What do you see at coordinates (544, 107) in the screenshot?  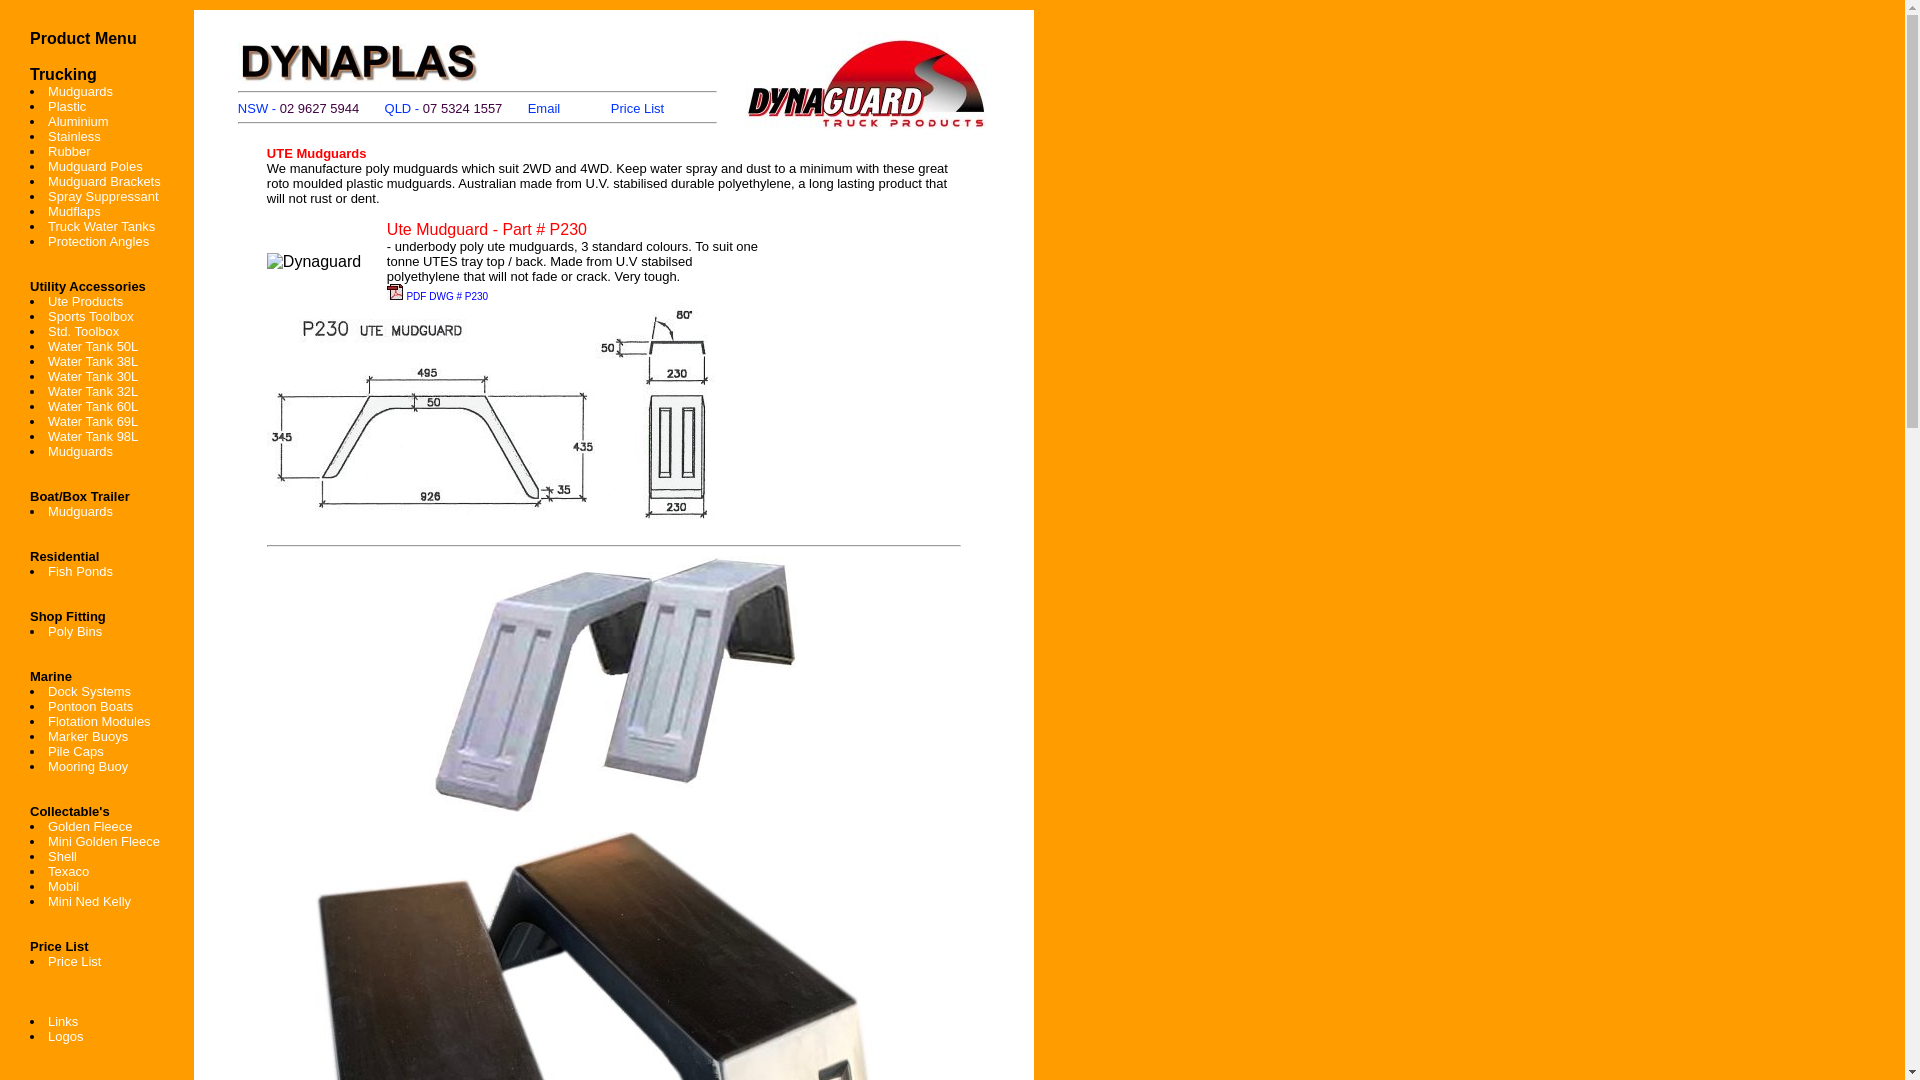 I see `'Email'` at bounding box center [544, 107].